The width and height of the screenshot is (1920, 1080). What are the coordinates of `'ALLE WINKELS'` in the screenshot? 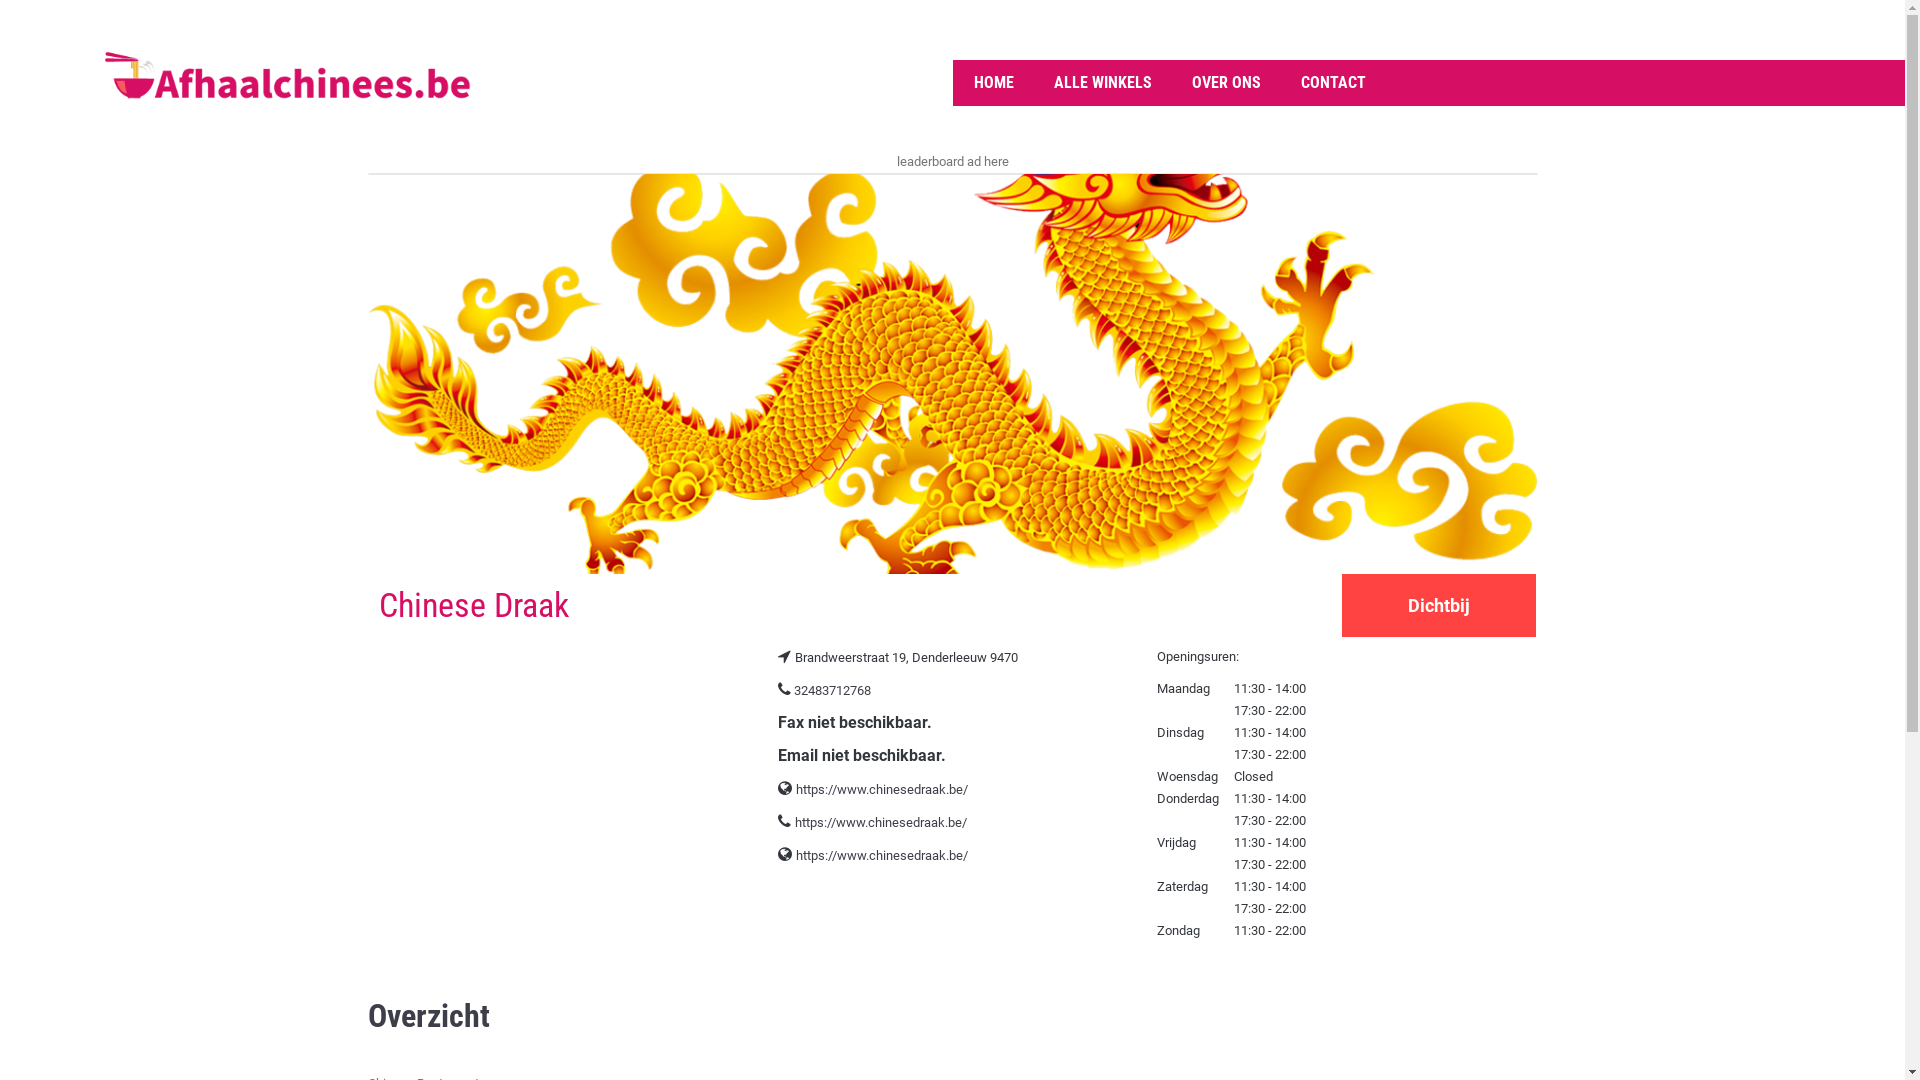 It's located at (1102, 82).